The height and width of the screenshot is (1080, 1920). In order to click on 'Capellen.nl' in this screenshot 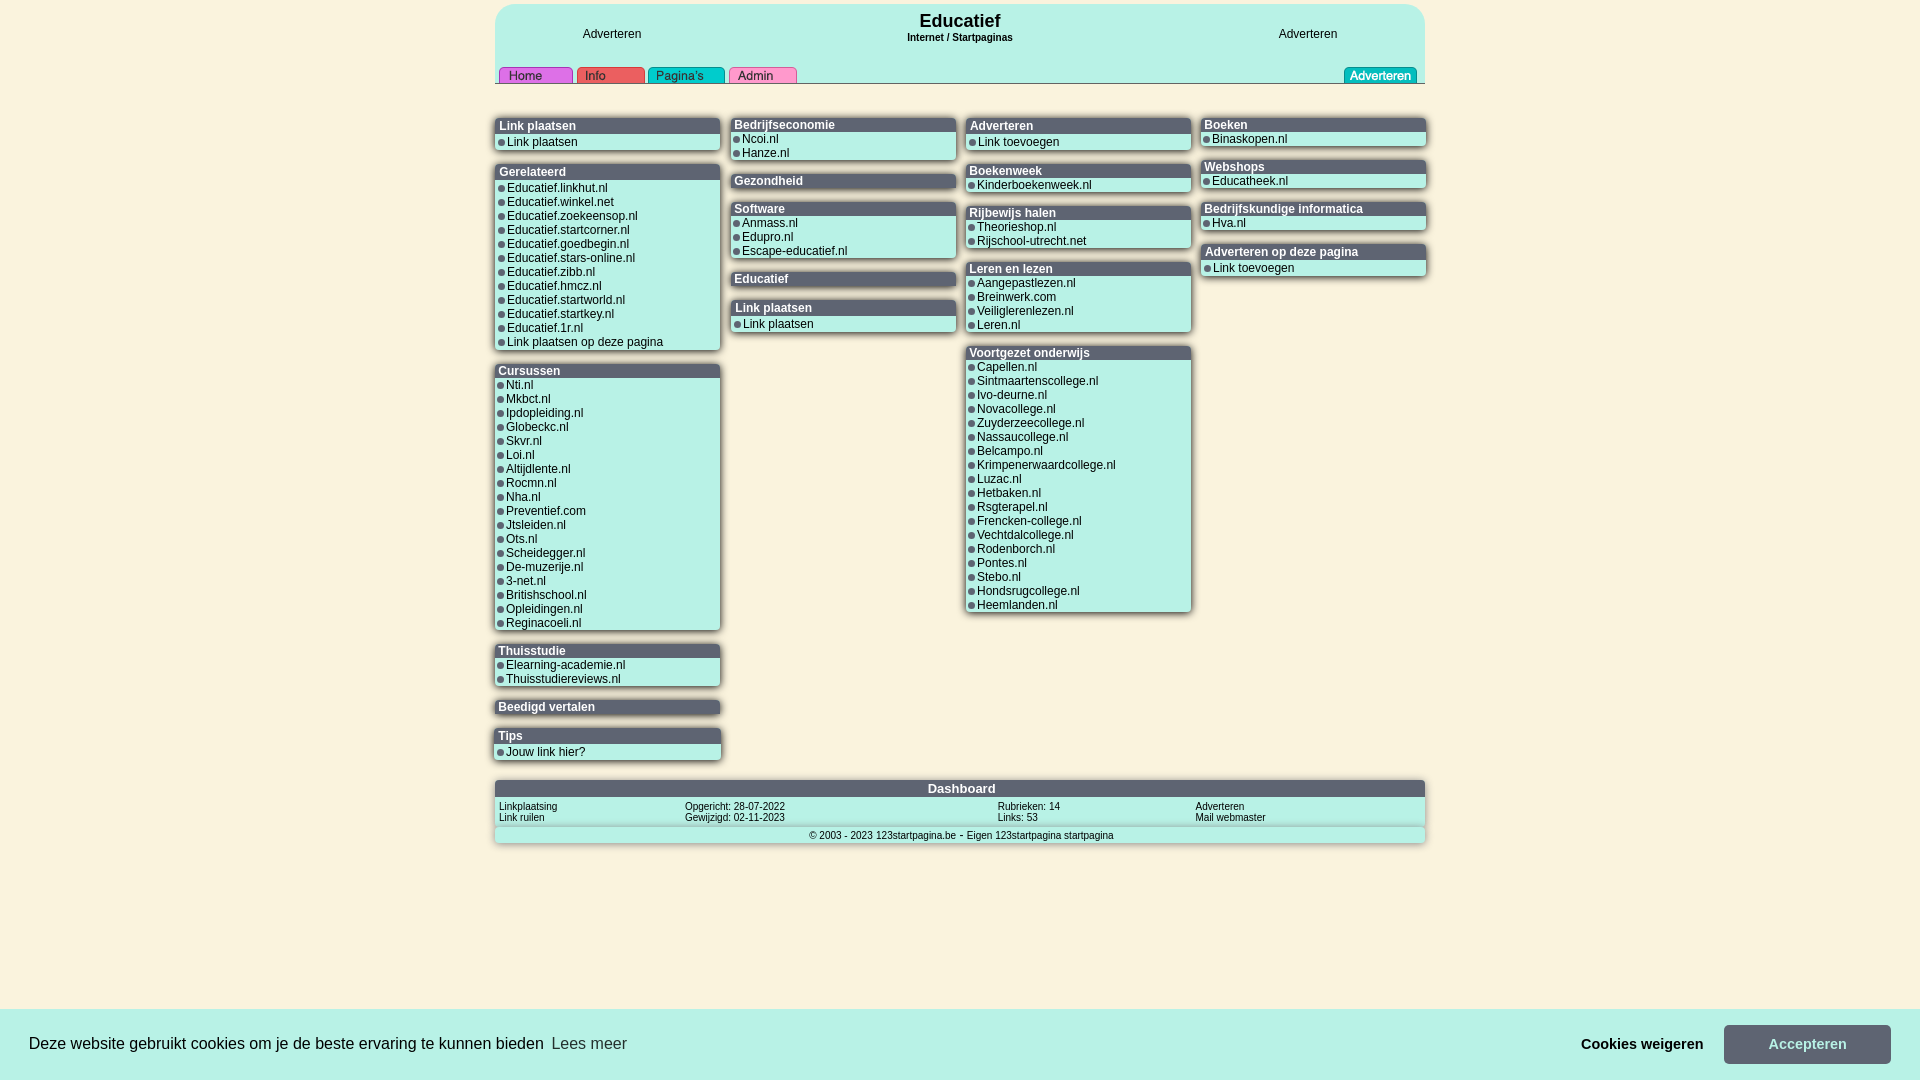, I will do `click(1007, 366)`.